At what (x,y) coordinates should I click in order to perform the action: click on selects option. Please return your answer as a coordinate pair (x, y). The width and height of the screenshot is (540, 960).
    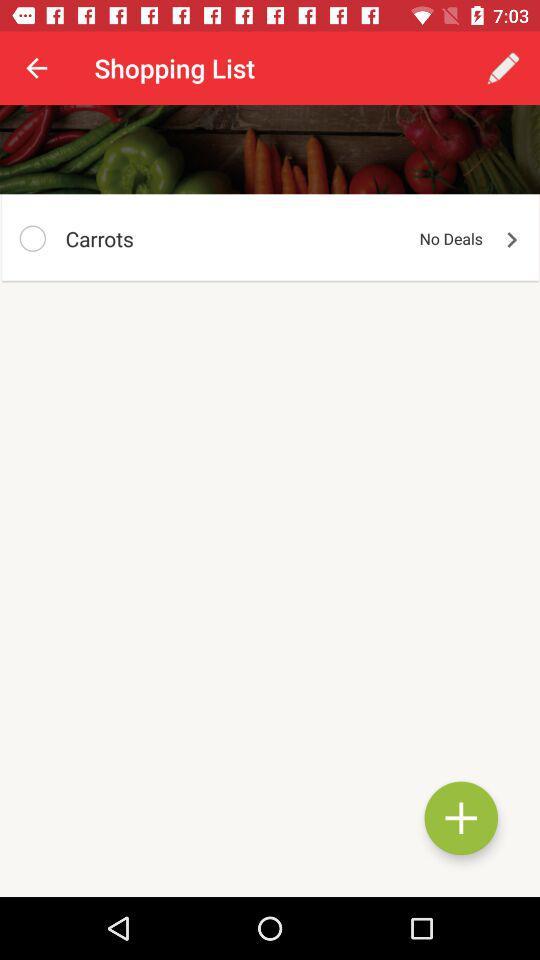
    Looking at the image, I should click on (31, 238).